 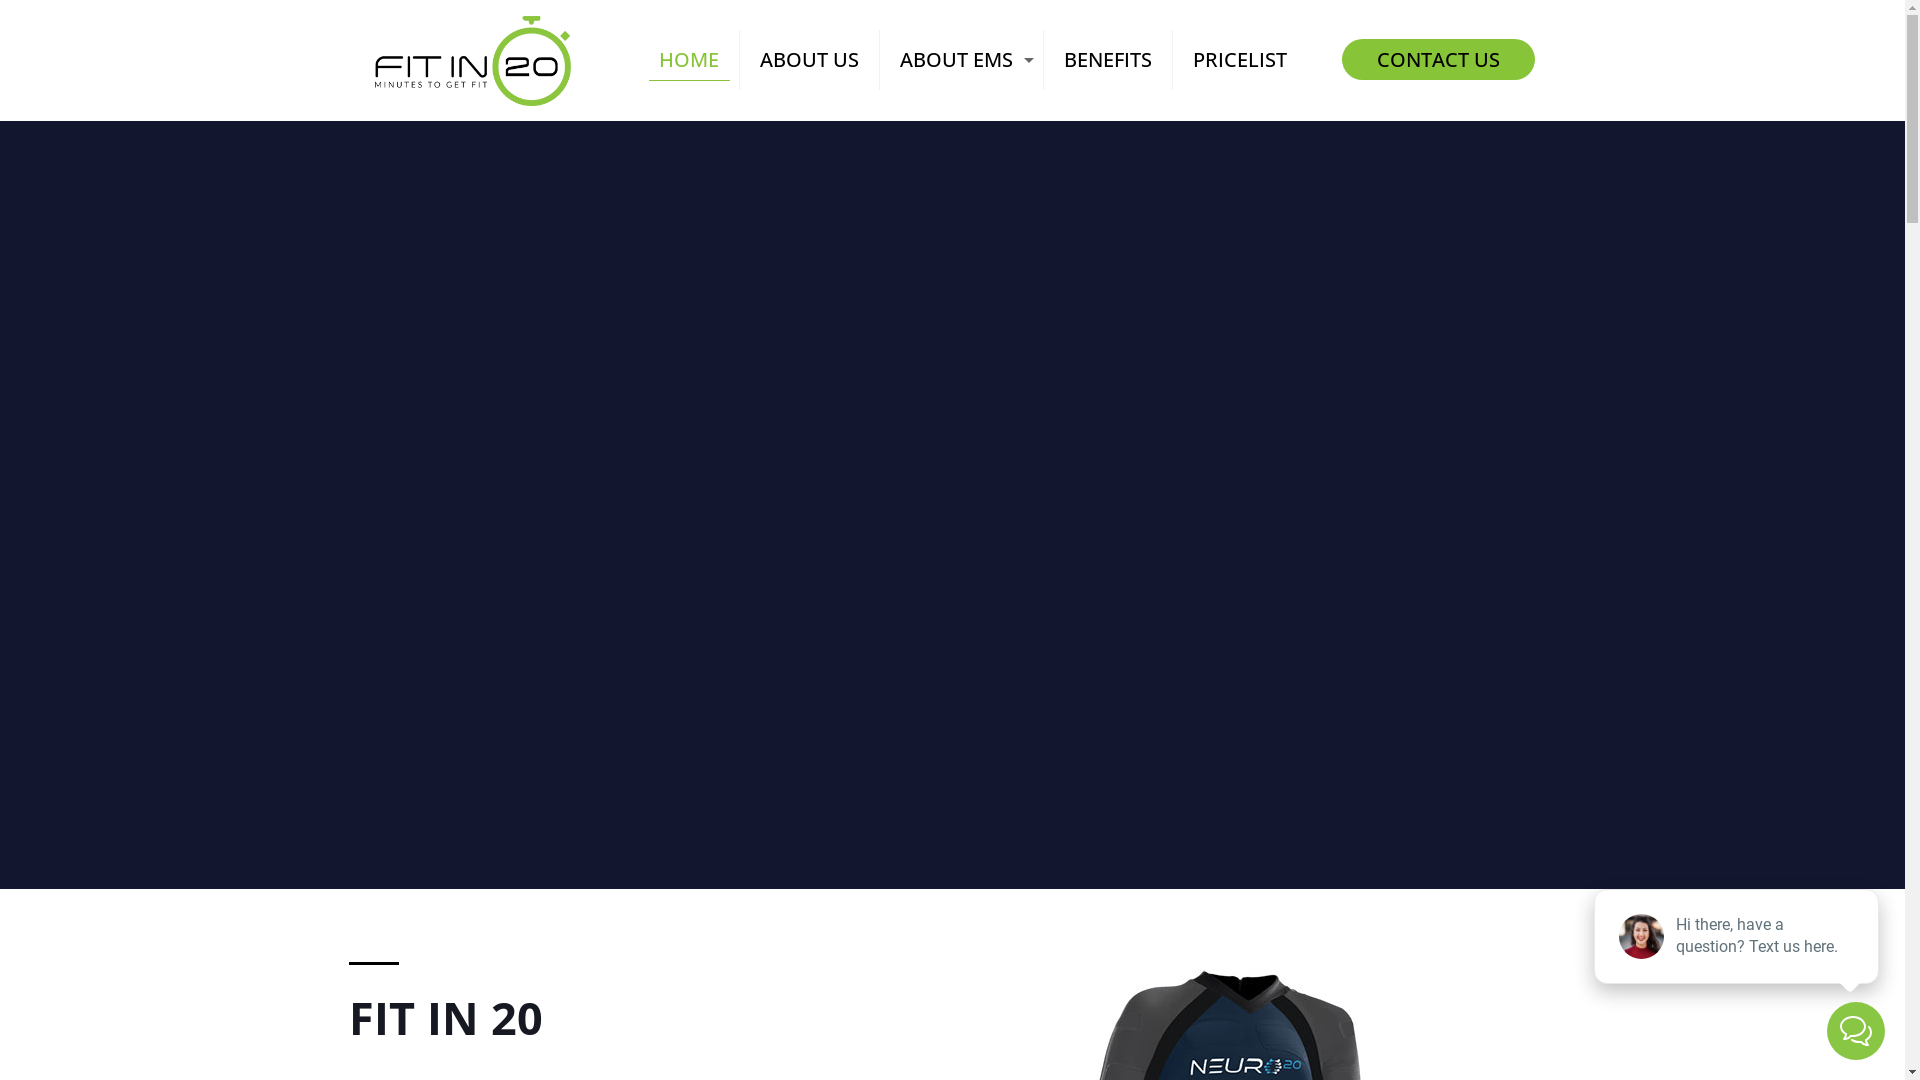 What do you see at coordinates (961, 59) in the screenshot?
I see `'ABOUT EMS'` at bounding box center [961, 59].